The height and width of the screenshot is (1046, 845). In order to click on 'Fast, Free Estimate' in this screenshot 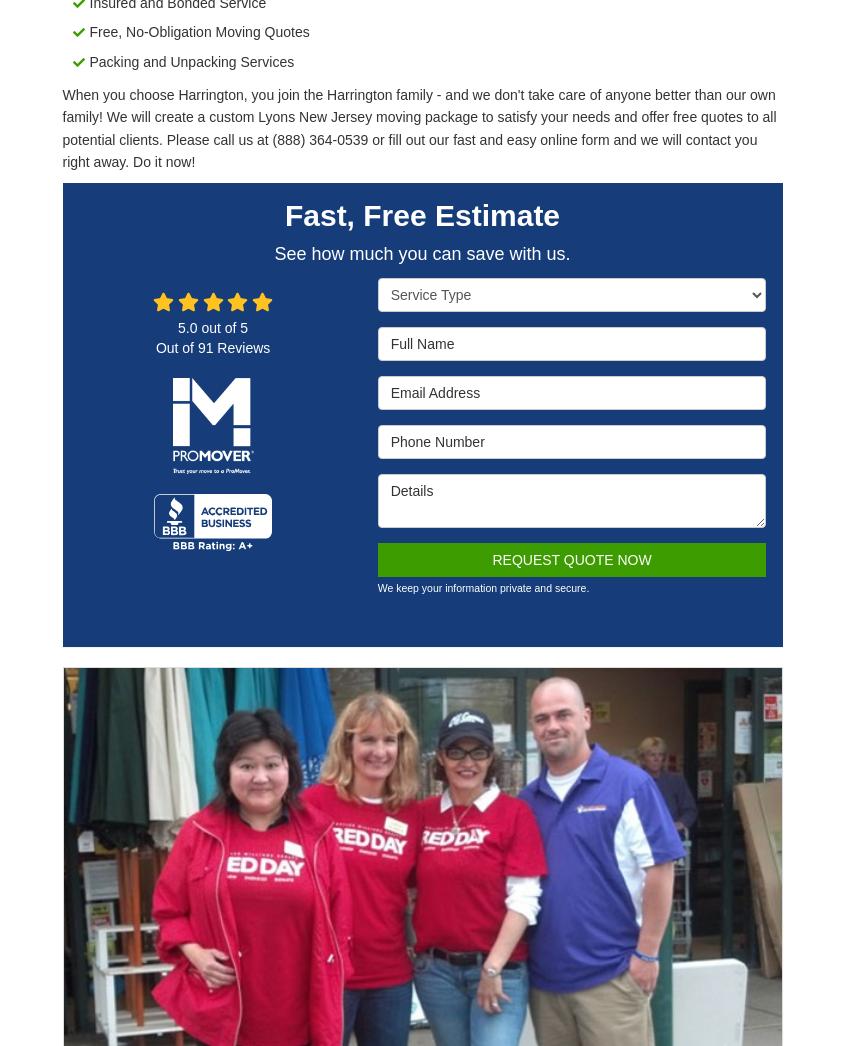, I will do `click(420, 214)`.